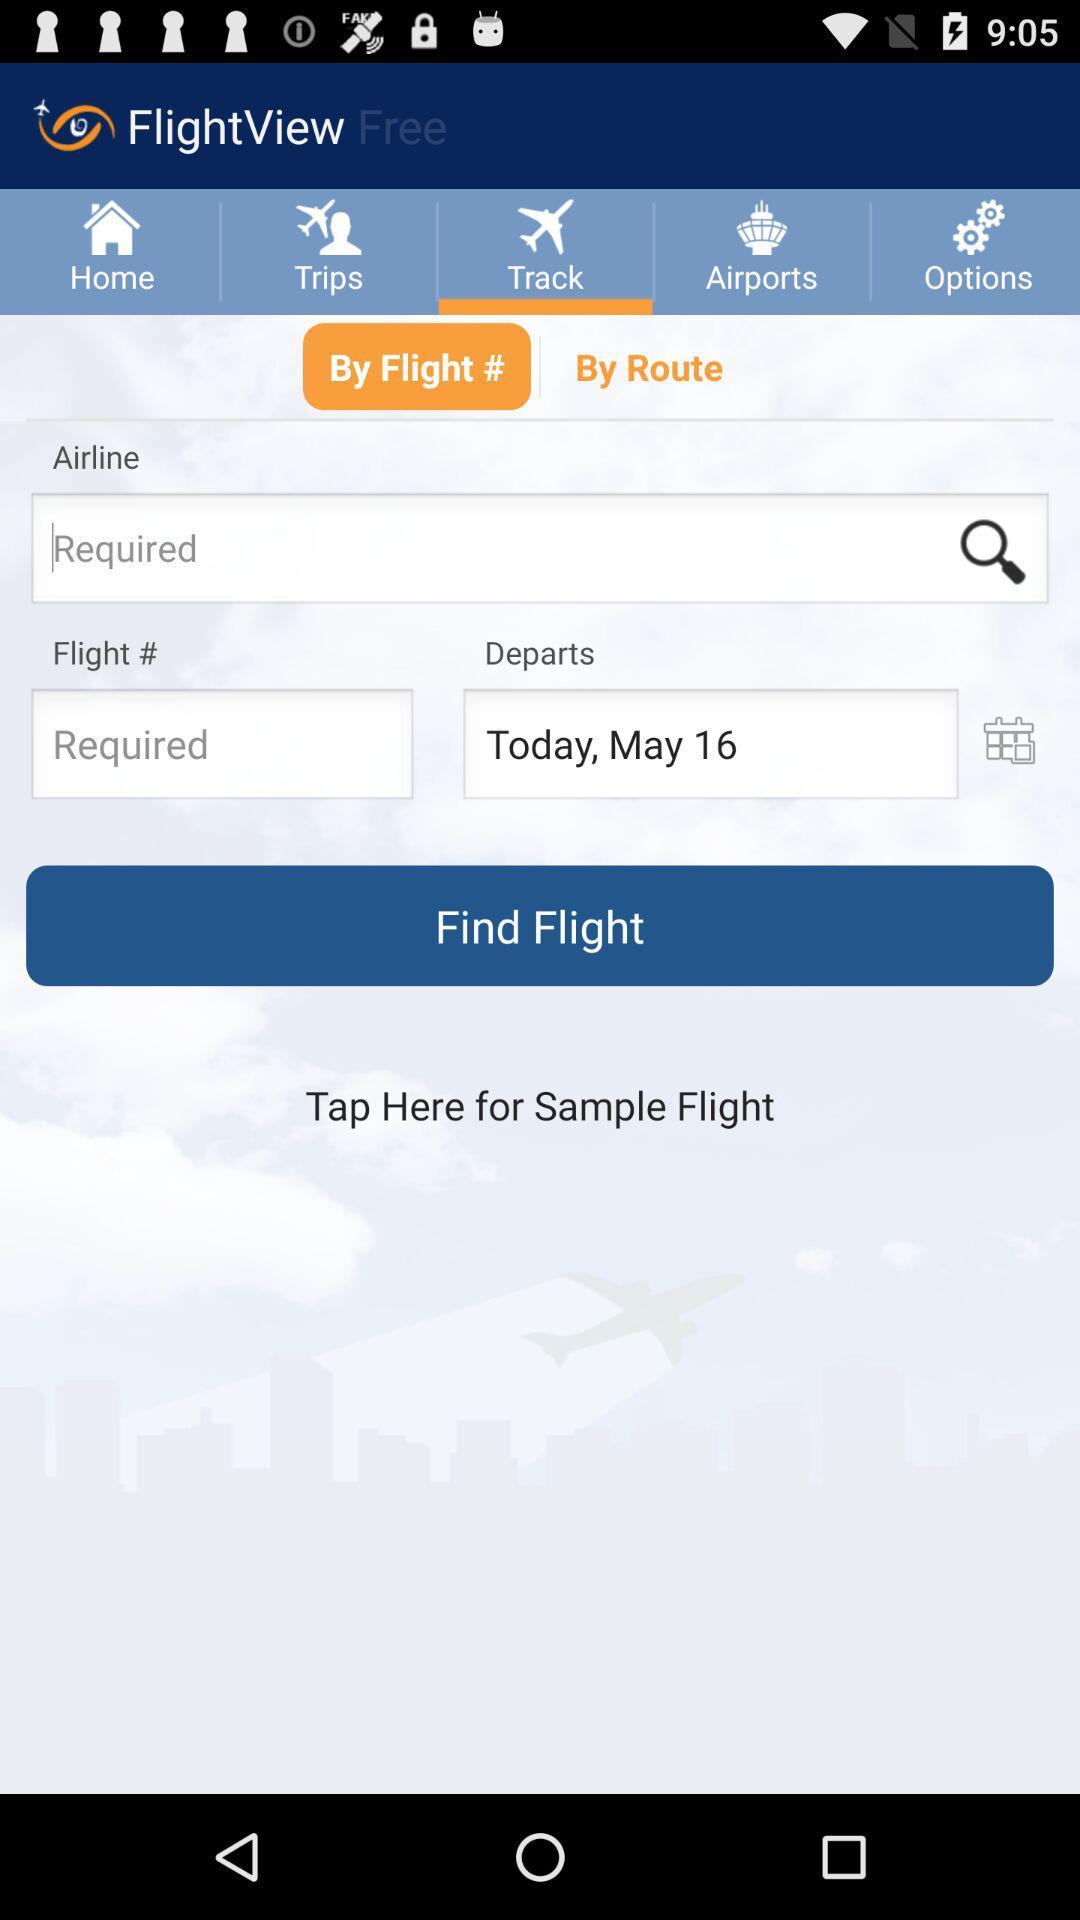  Describe the element at coordinates (540, 554) in the screenshot. I see `input an airline name` at that location.